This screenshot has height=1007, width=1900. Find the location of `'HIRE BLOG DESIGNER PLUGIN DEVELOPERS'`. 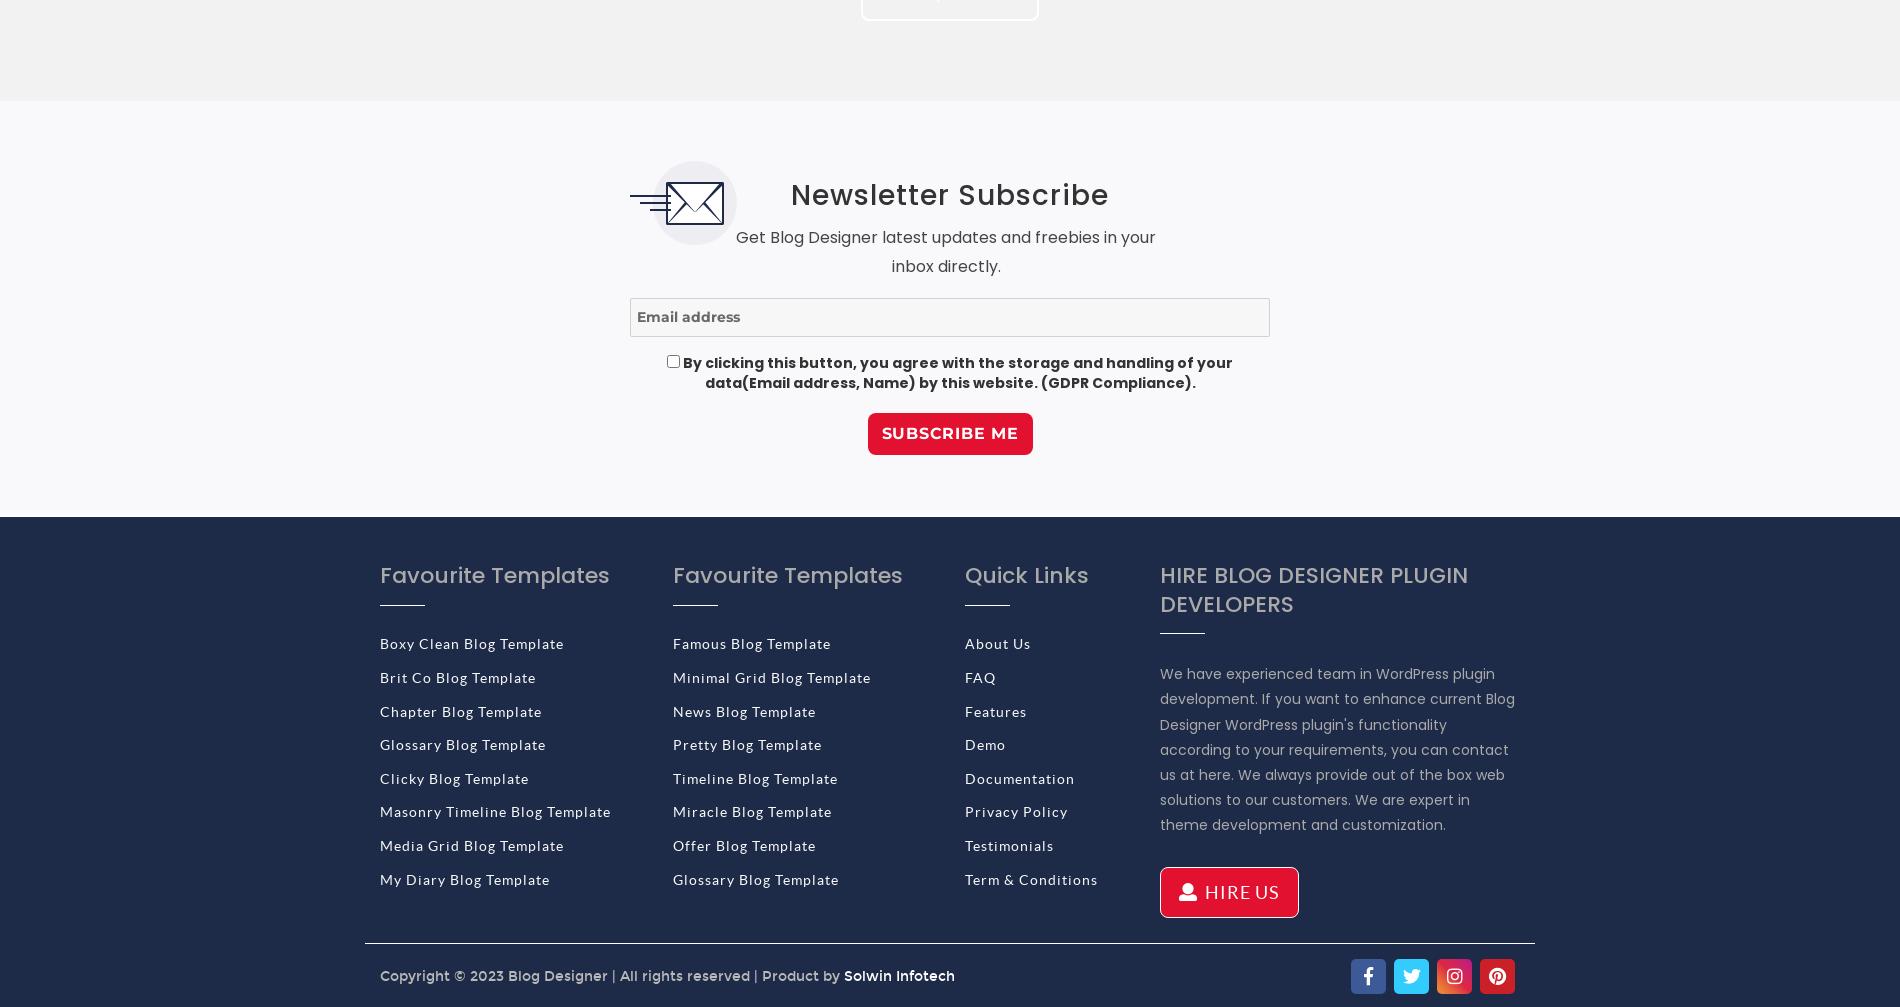

'HIRE BLOG DESIGNER PLUGIN DEVELOPERS' is located at coordinates (1159, 587).